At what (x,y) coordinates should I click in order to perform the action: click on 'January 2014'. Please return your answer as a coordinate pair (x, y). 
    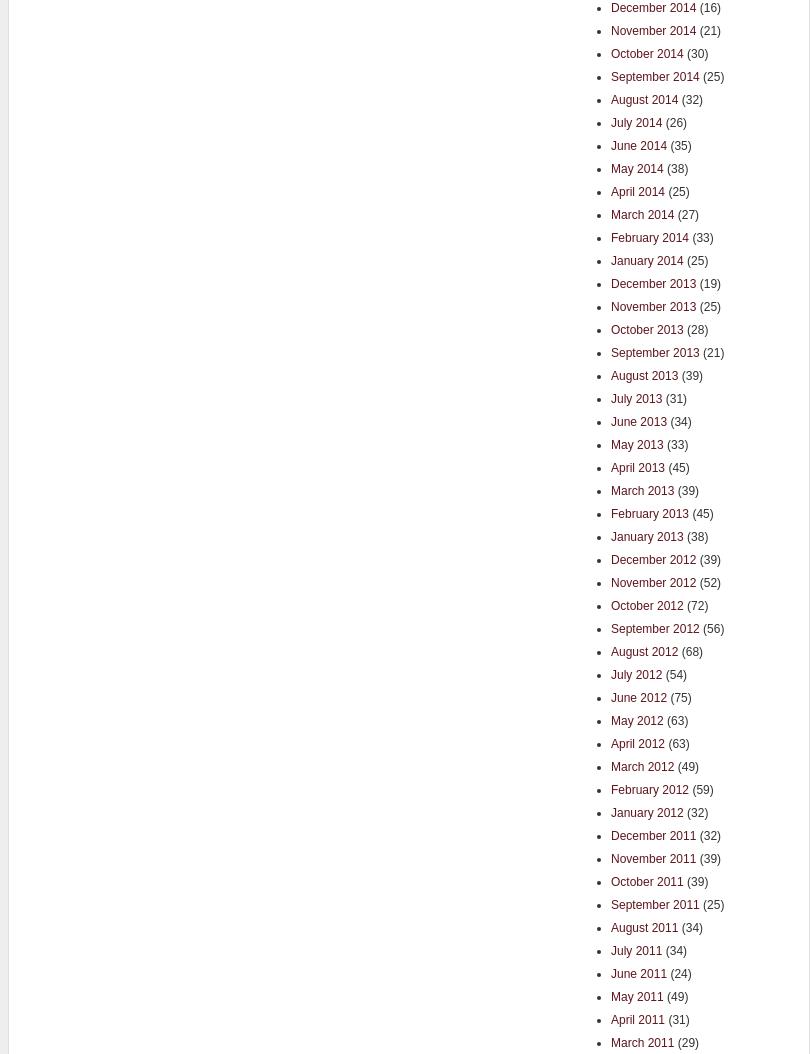
    Looking at the image, I should click on (646, 260).